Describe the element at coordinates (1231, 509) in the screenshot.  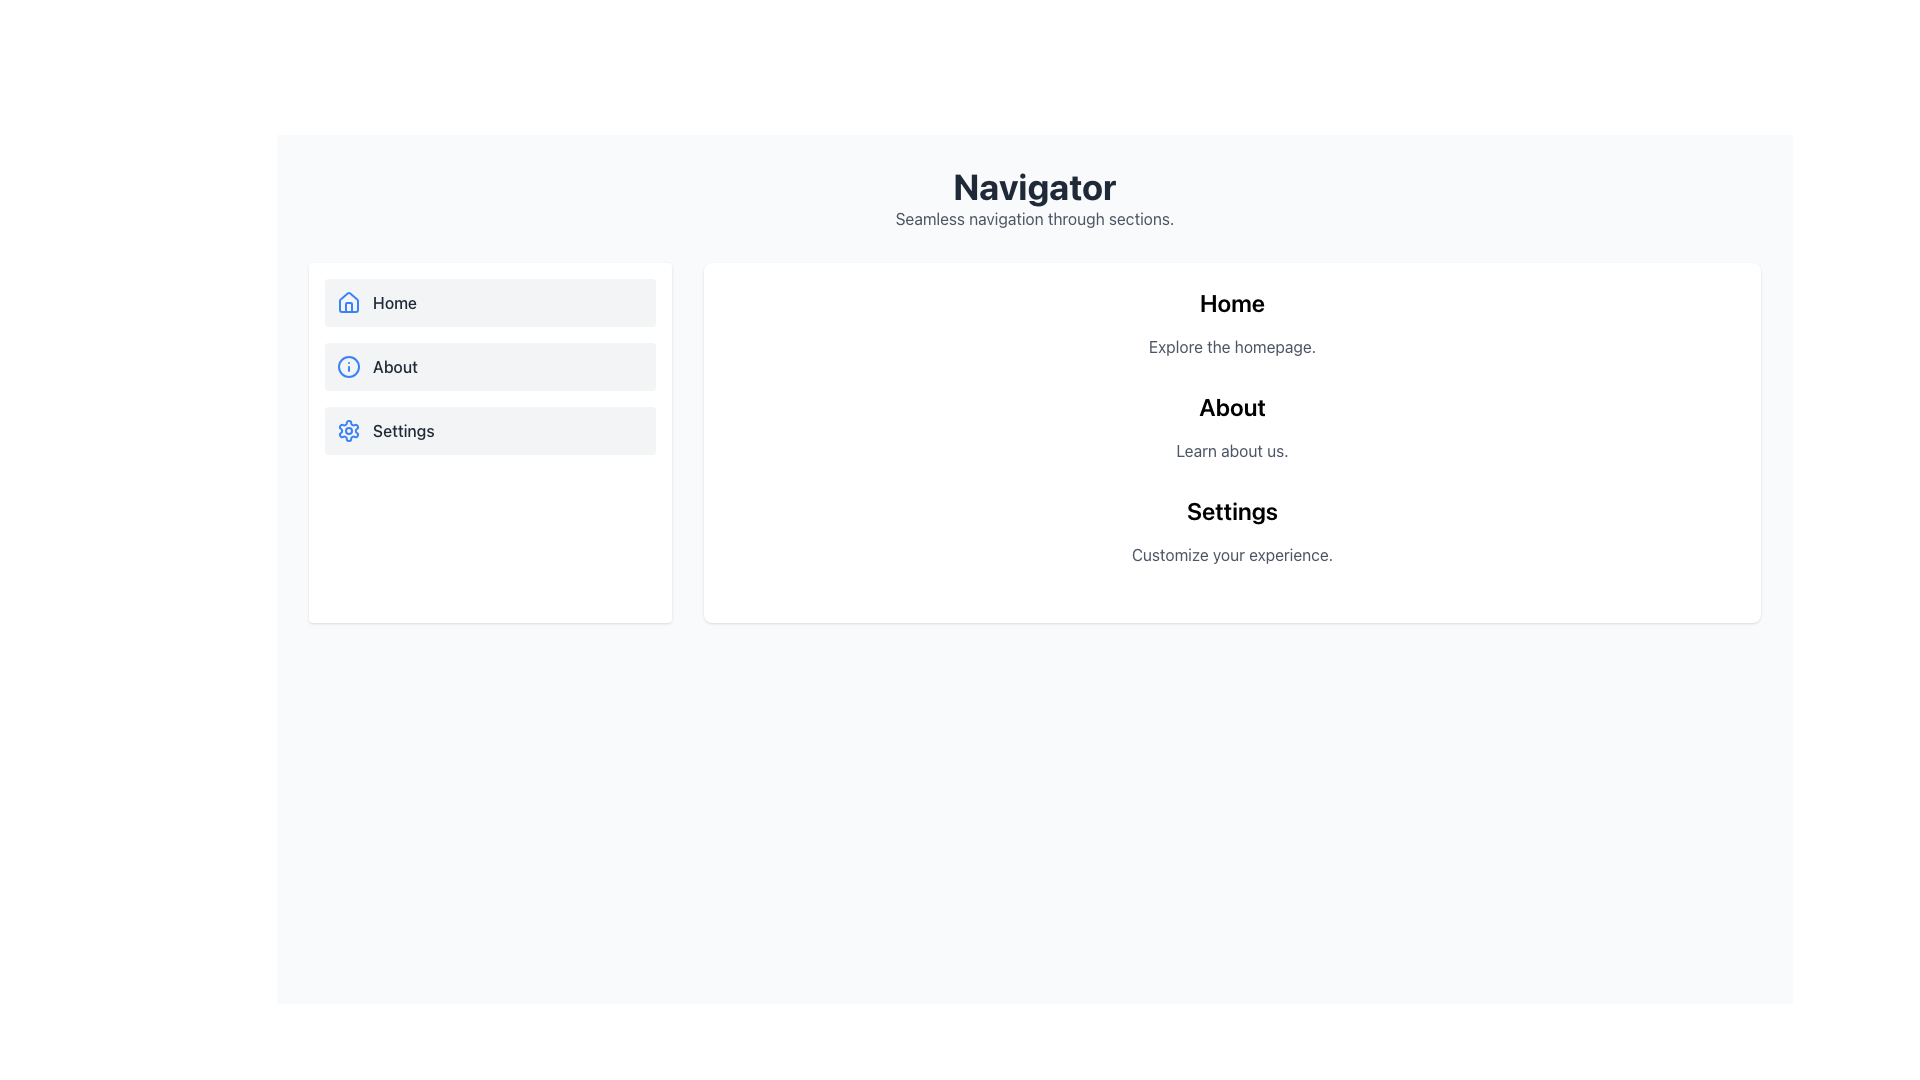
I see `text of the 'Settings' header located centrally in the right panel under the 'Navigator' header block` at that location.